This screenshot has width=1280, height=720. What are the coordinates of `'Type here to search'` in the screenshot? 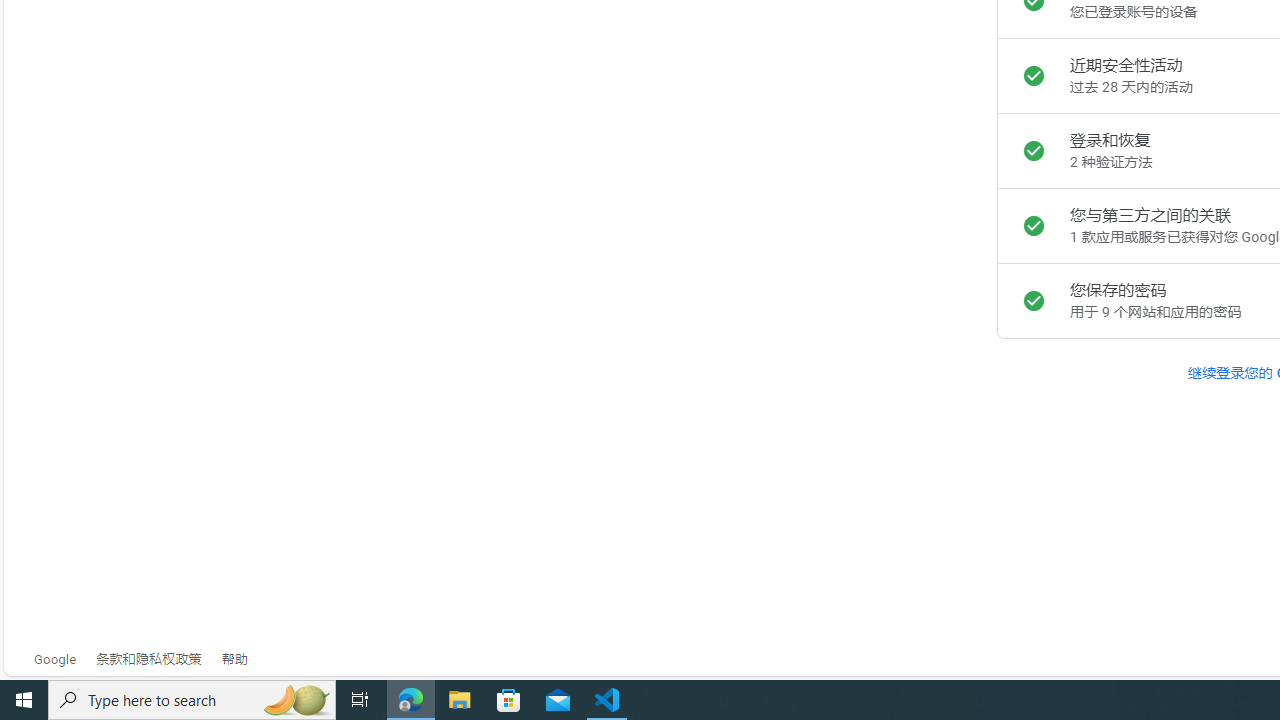 It's located at (192, 698).